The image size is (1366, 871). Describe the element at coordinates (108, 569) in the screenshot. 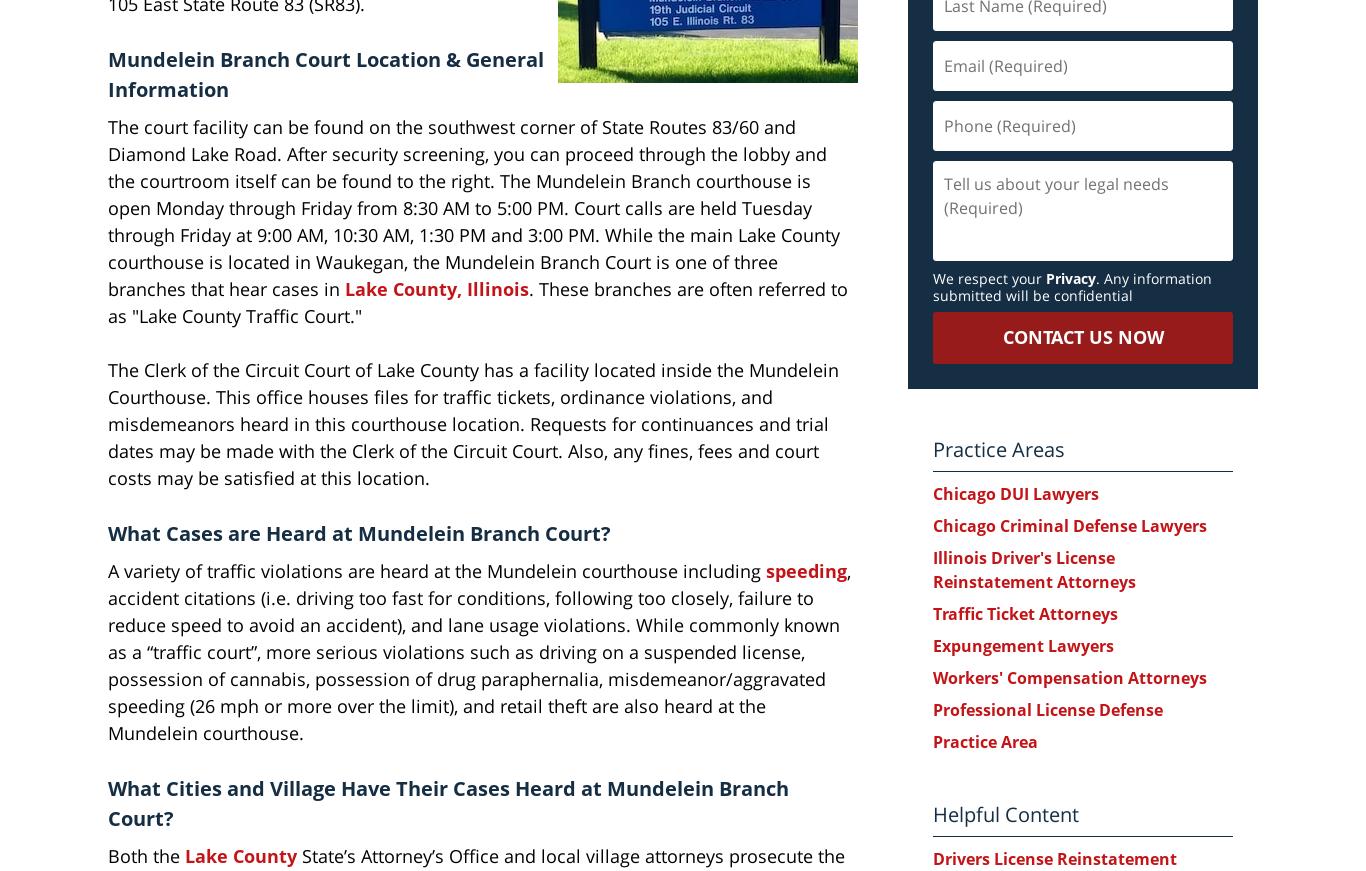

I see `'A variety of traffic violations are heard at the Mundelein courthouse including'` at that location.